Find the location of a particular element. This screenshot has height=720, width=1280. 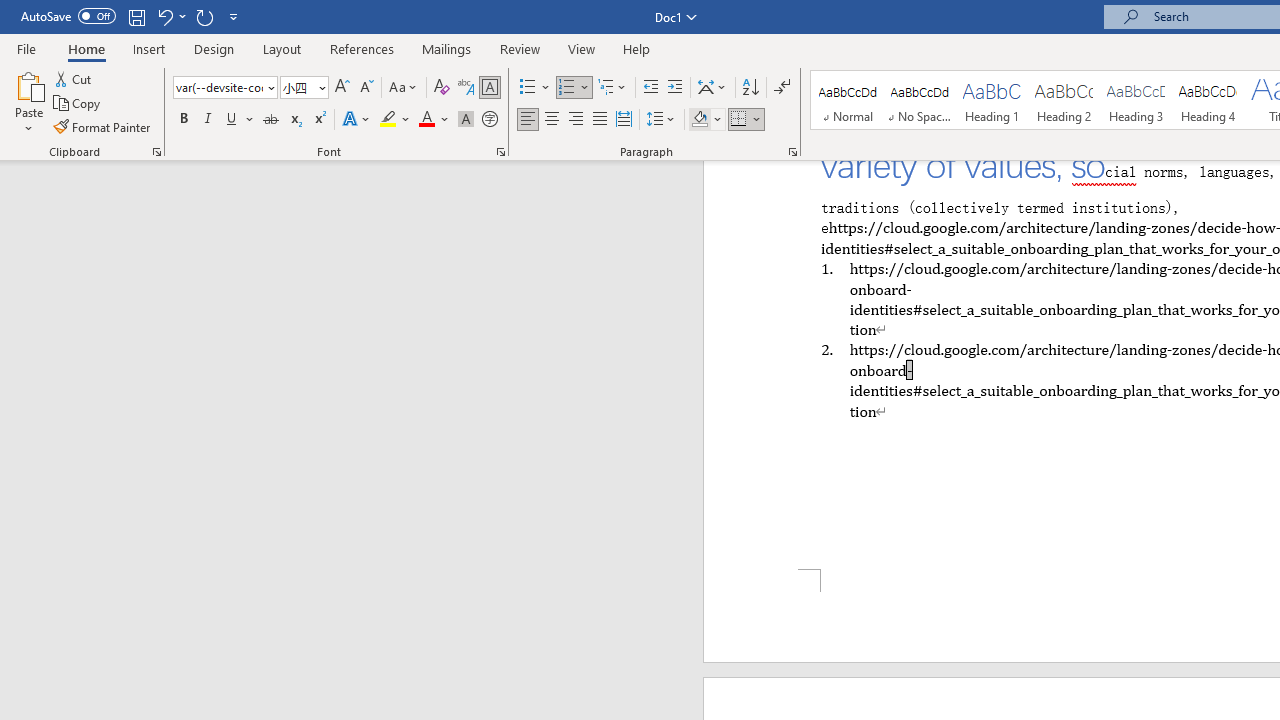

'Strikethrough' is located at coordinates (269, 119).